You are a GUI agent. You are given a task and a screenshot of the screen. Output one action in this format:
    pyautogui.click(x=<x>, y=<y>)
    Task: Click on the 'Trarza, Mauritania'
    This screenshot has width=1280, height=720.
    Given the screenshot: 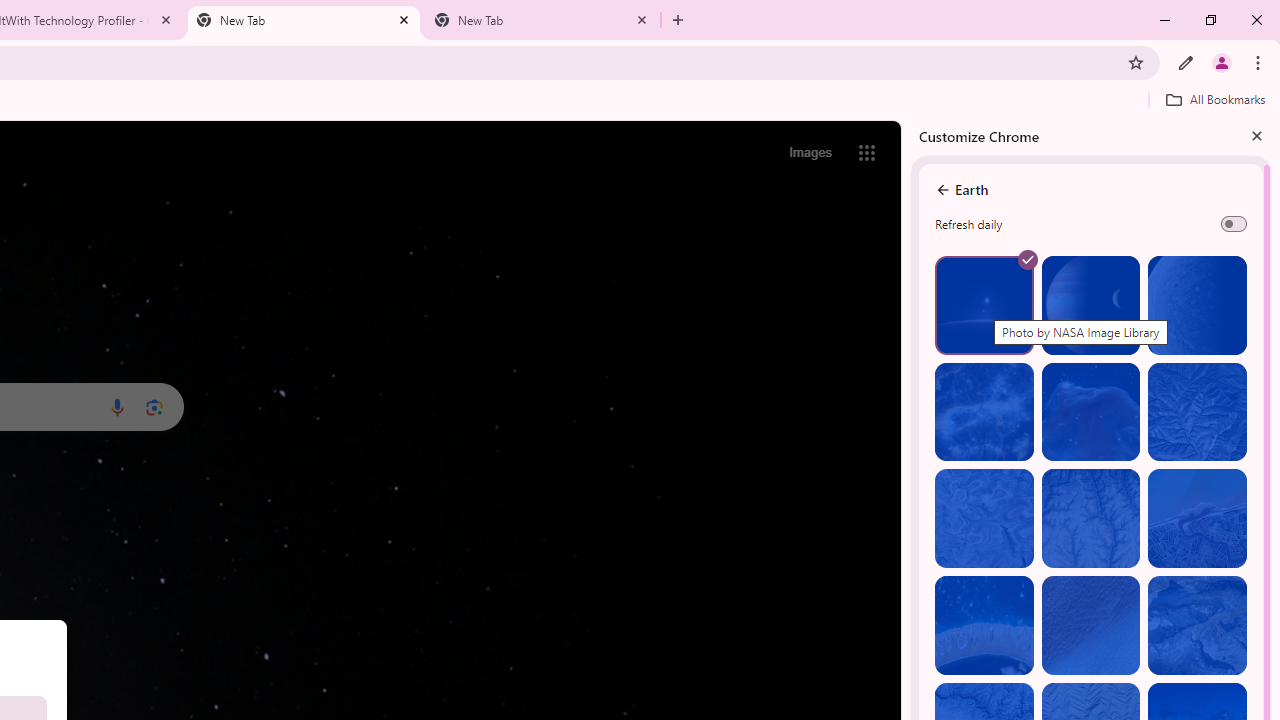 What is the action you would take?
    pyautogui.click(x=1089, y=624)
    